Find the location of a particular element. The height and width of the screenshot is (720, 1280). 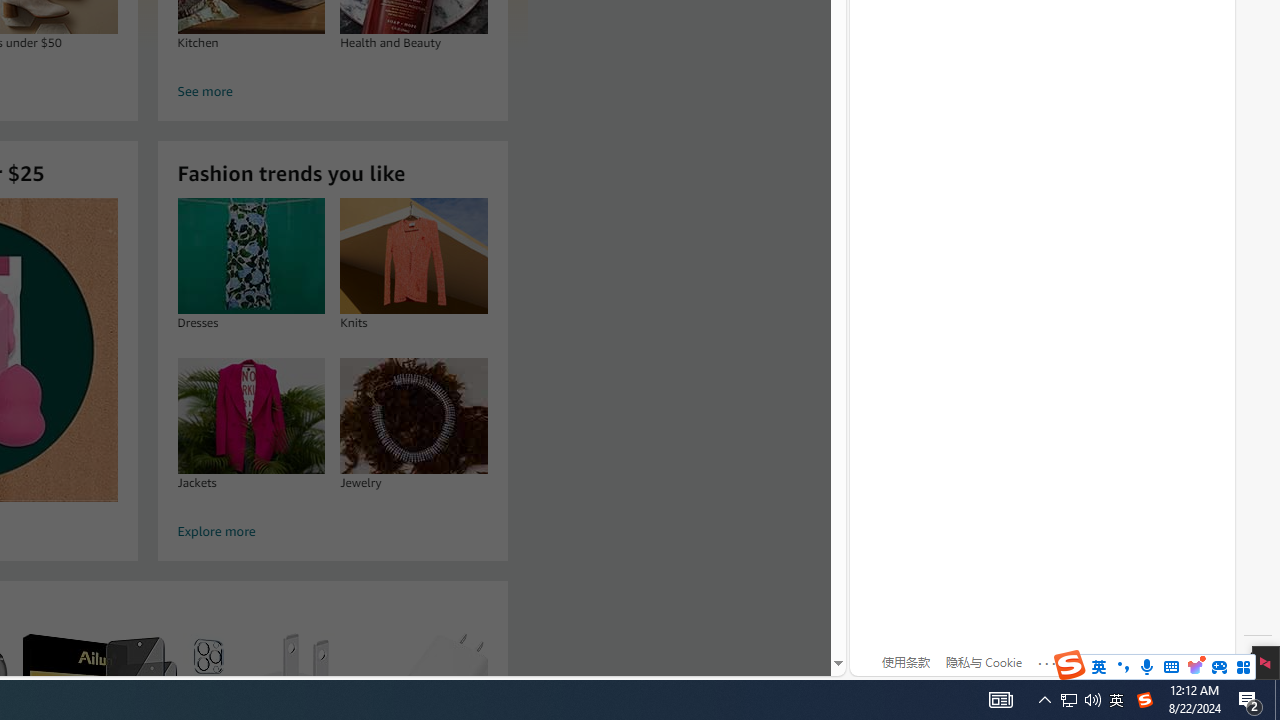

'Jackets' is located at coordinates (249, 414).